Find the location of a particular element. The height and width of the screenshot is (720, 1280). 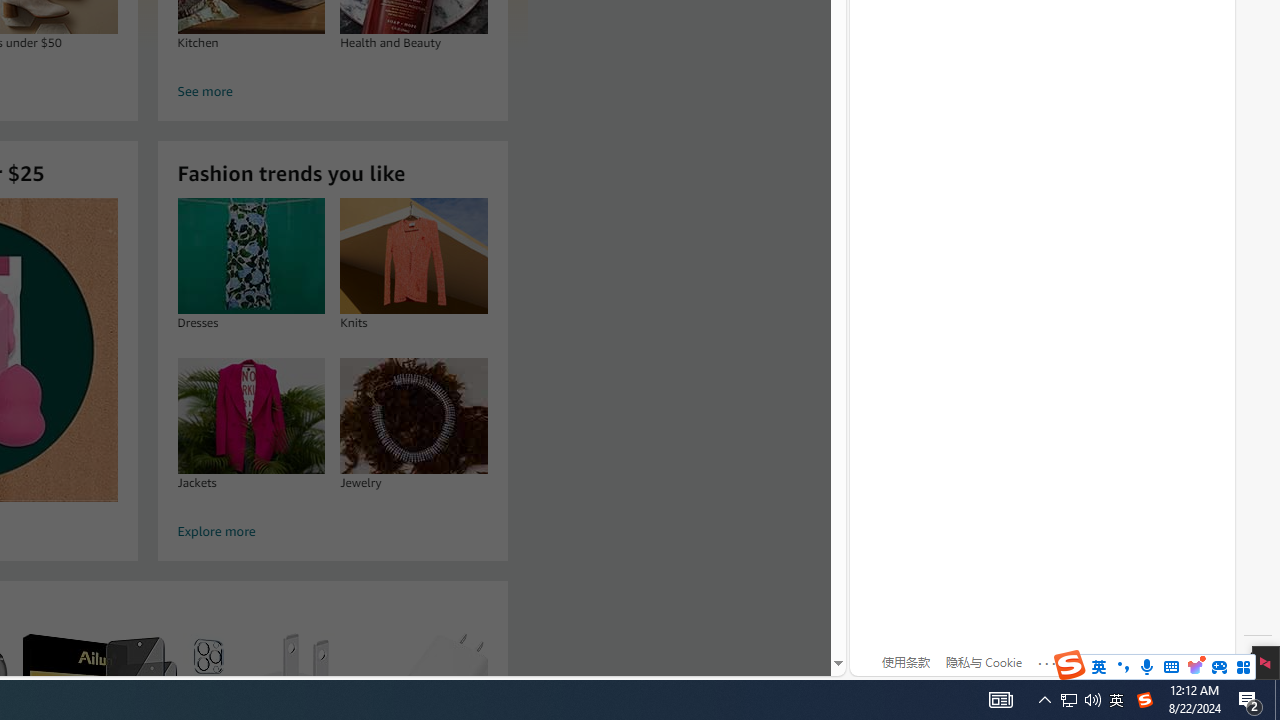

'Jackets' is located at coordinates (249, 414).